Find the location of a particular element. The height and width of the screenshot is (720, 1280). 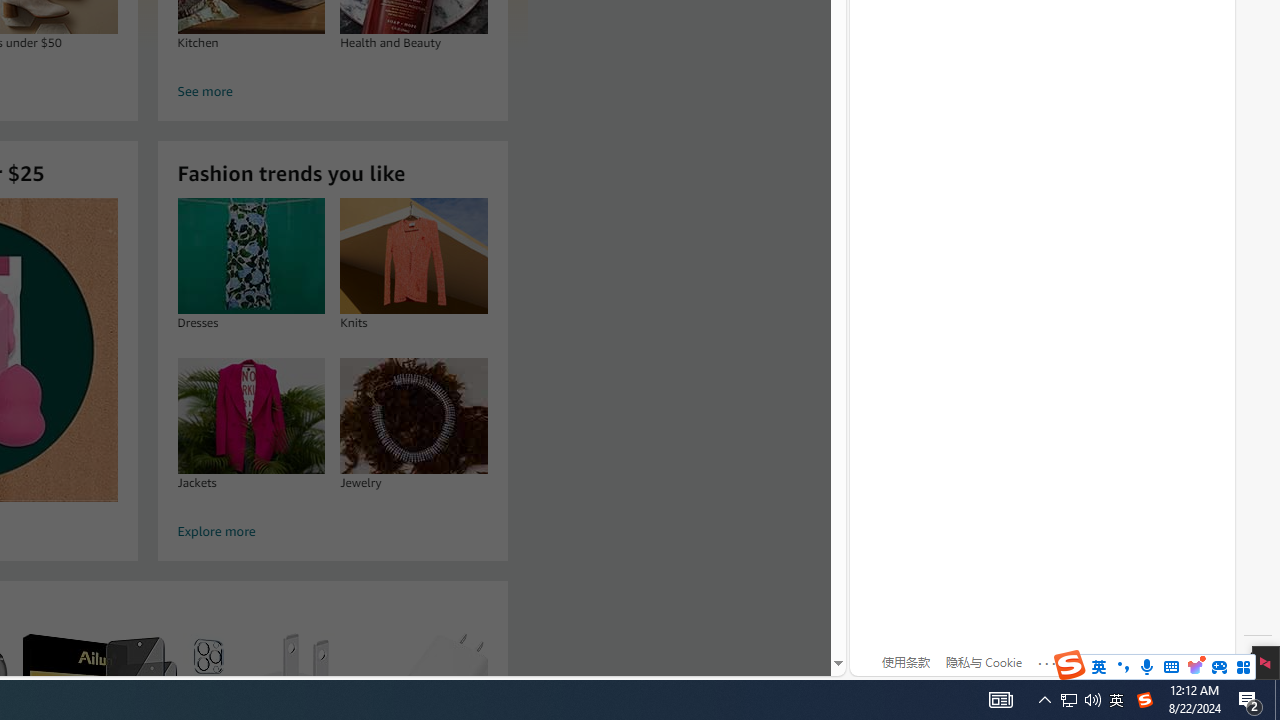

'Jackets' is located at coordinates (249, 414).